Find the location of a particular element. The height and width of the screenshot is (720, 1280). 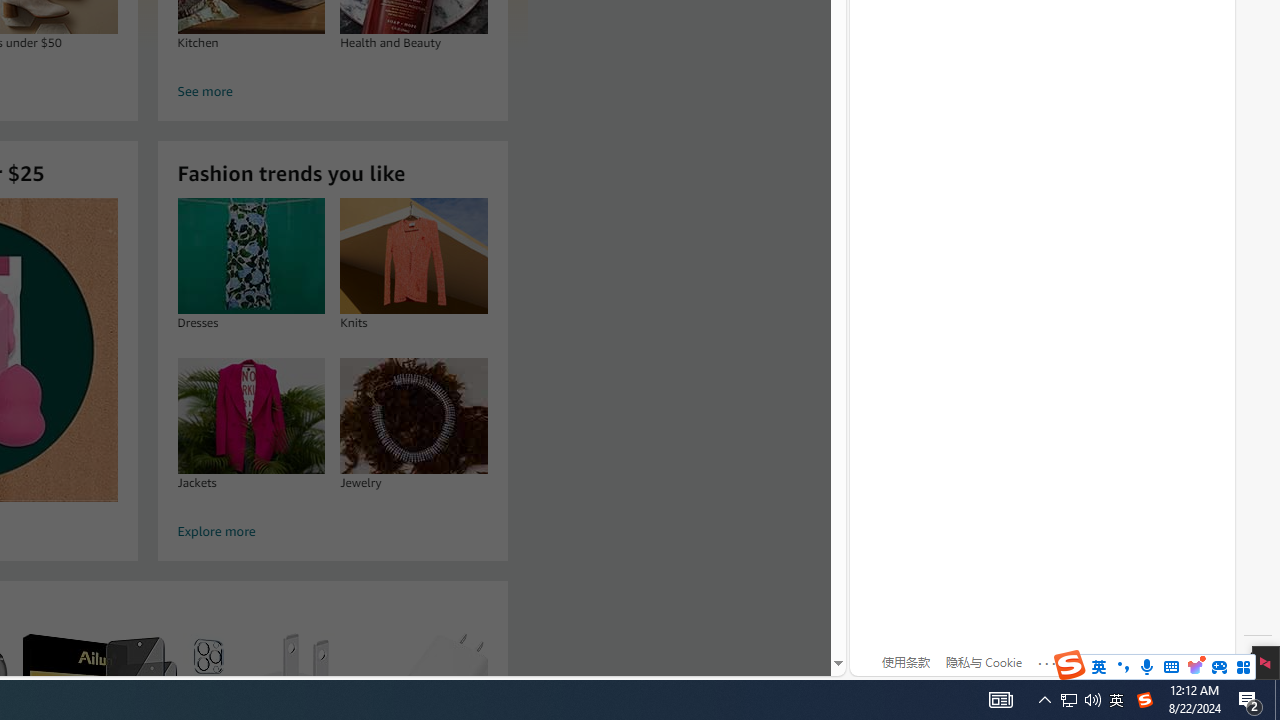

'Jackets' is located at coordinates (249, 414).